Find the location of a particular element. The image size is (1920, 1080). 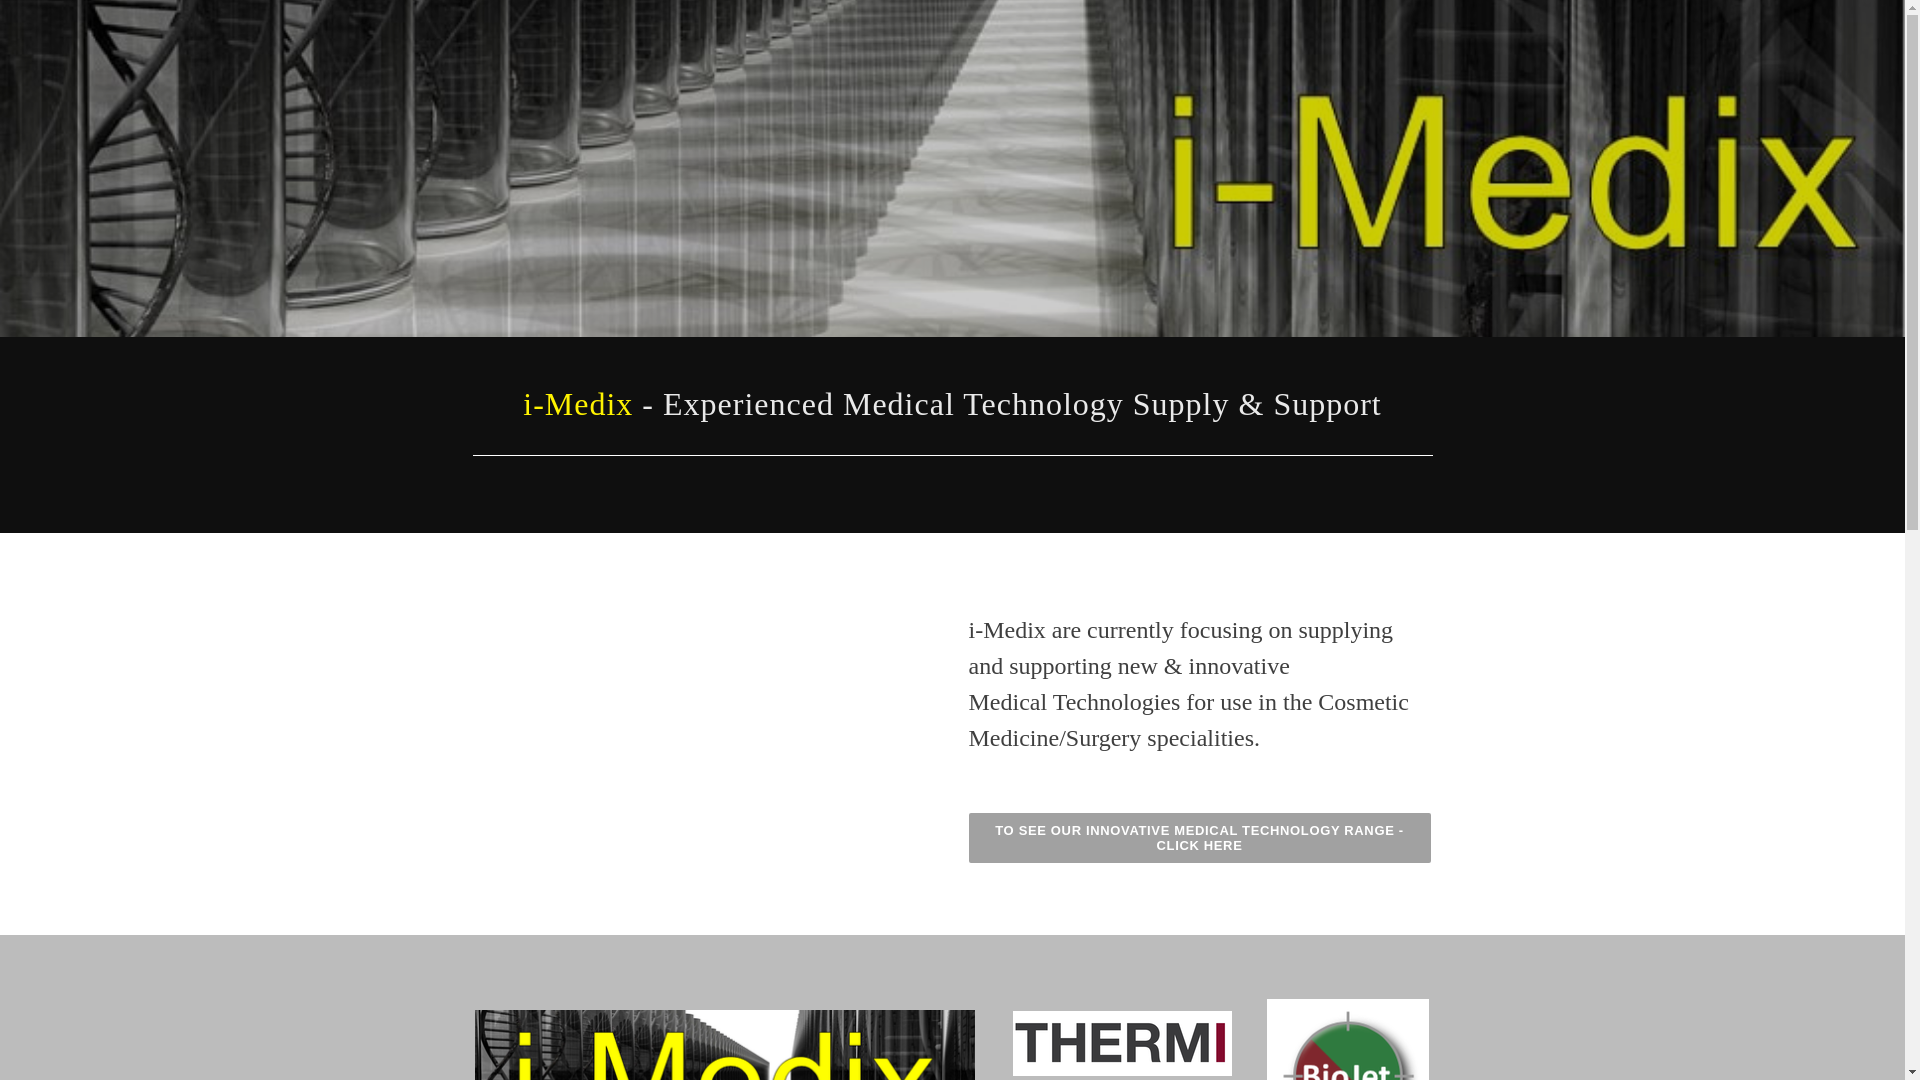

'TO SEE OUR INNOVATIVE MEDICAL TECHNOLOGY RANGE - CLICK HERE' is located at coordinates (1199, 837).